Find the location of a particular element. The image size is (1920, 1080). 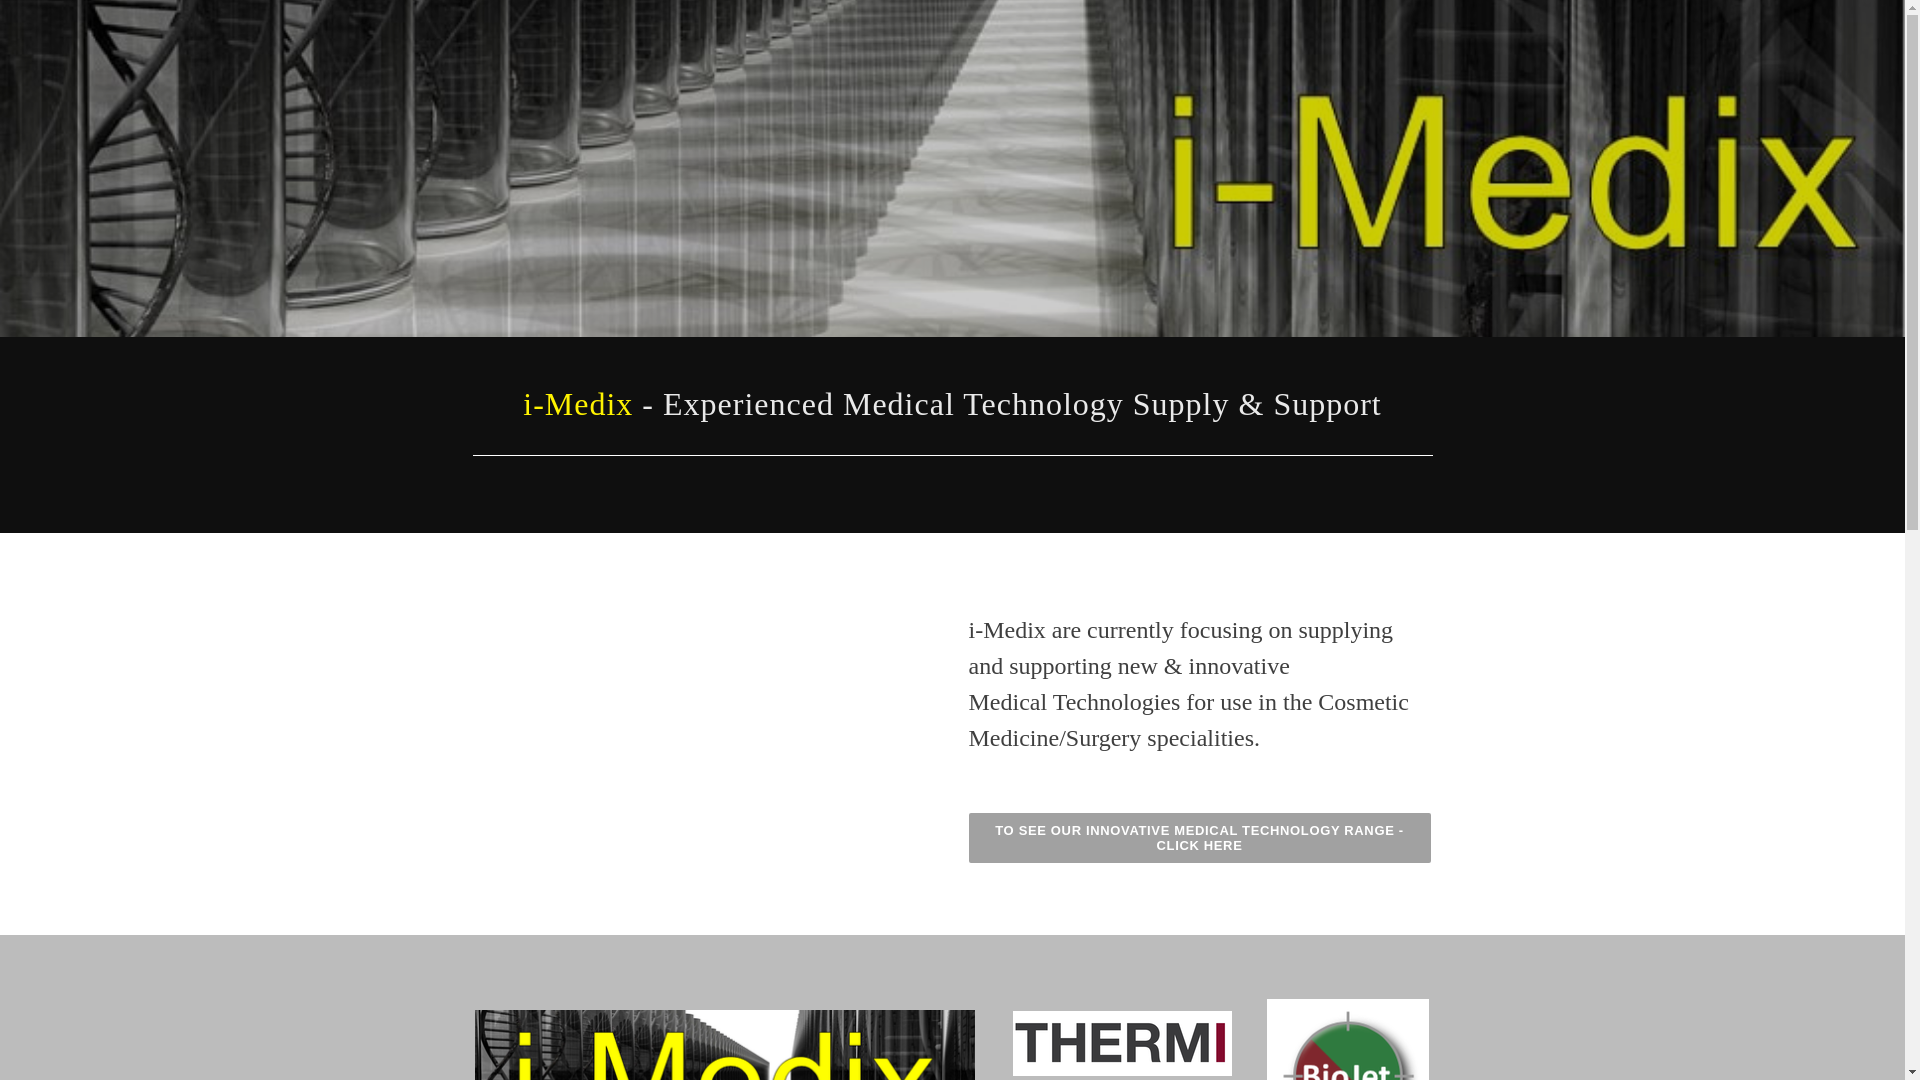

'TO SEE OUR INNOVATIVE MEDICAL TECHNOLOGY RANGE - CLICK HERE' is located at coordinates (1199, 837).